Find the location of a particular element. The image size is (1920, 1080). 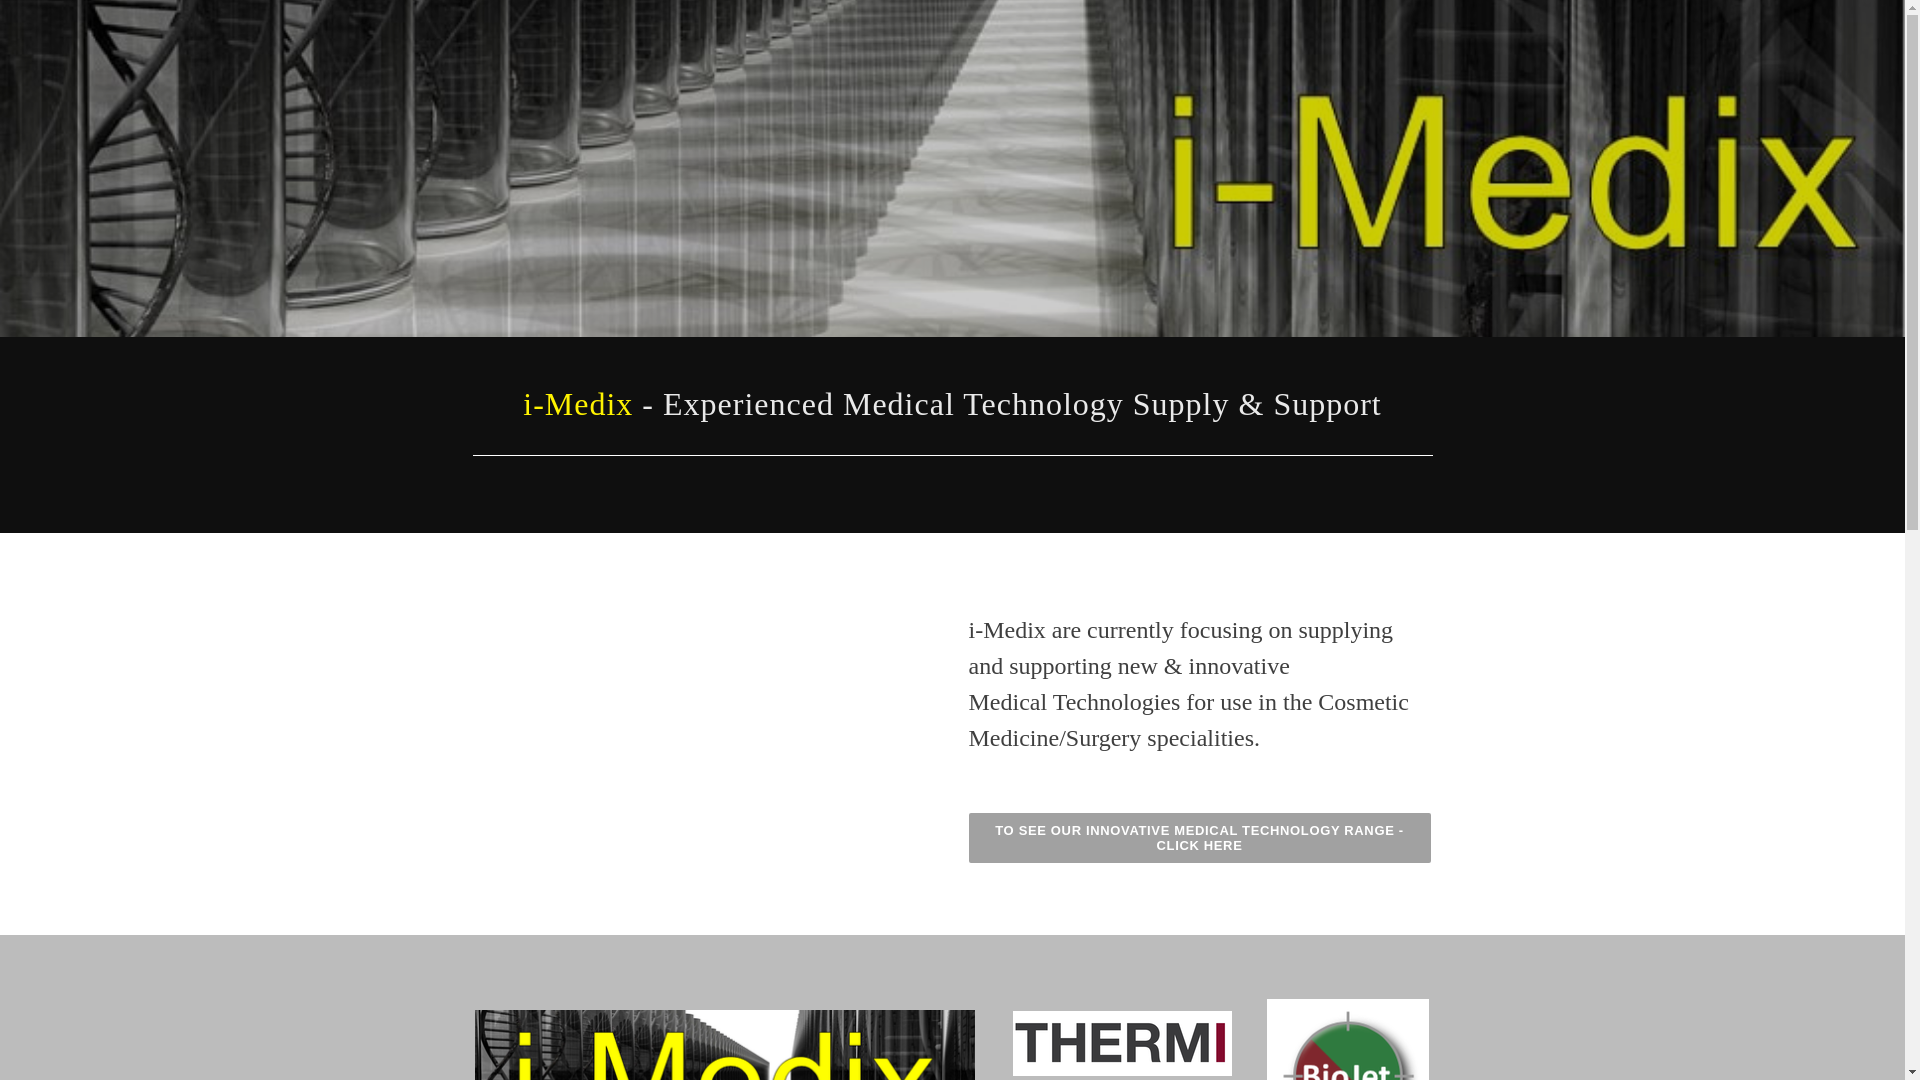

'TO SEE OUR INNOVATIVE MEDICAL TECHNOLOGY RANGE - CLICK HERE' is located at coordinates (1199, 837).